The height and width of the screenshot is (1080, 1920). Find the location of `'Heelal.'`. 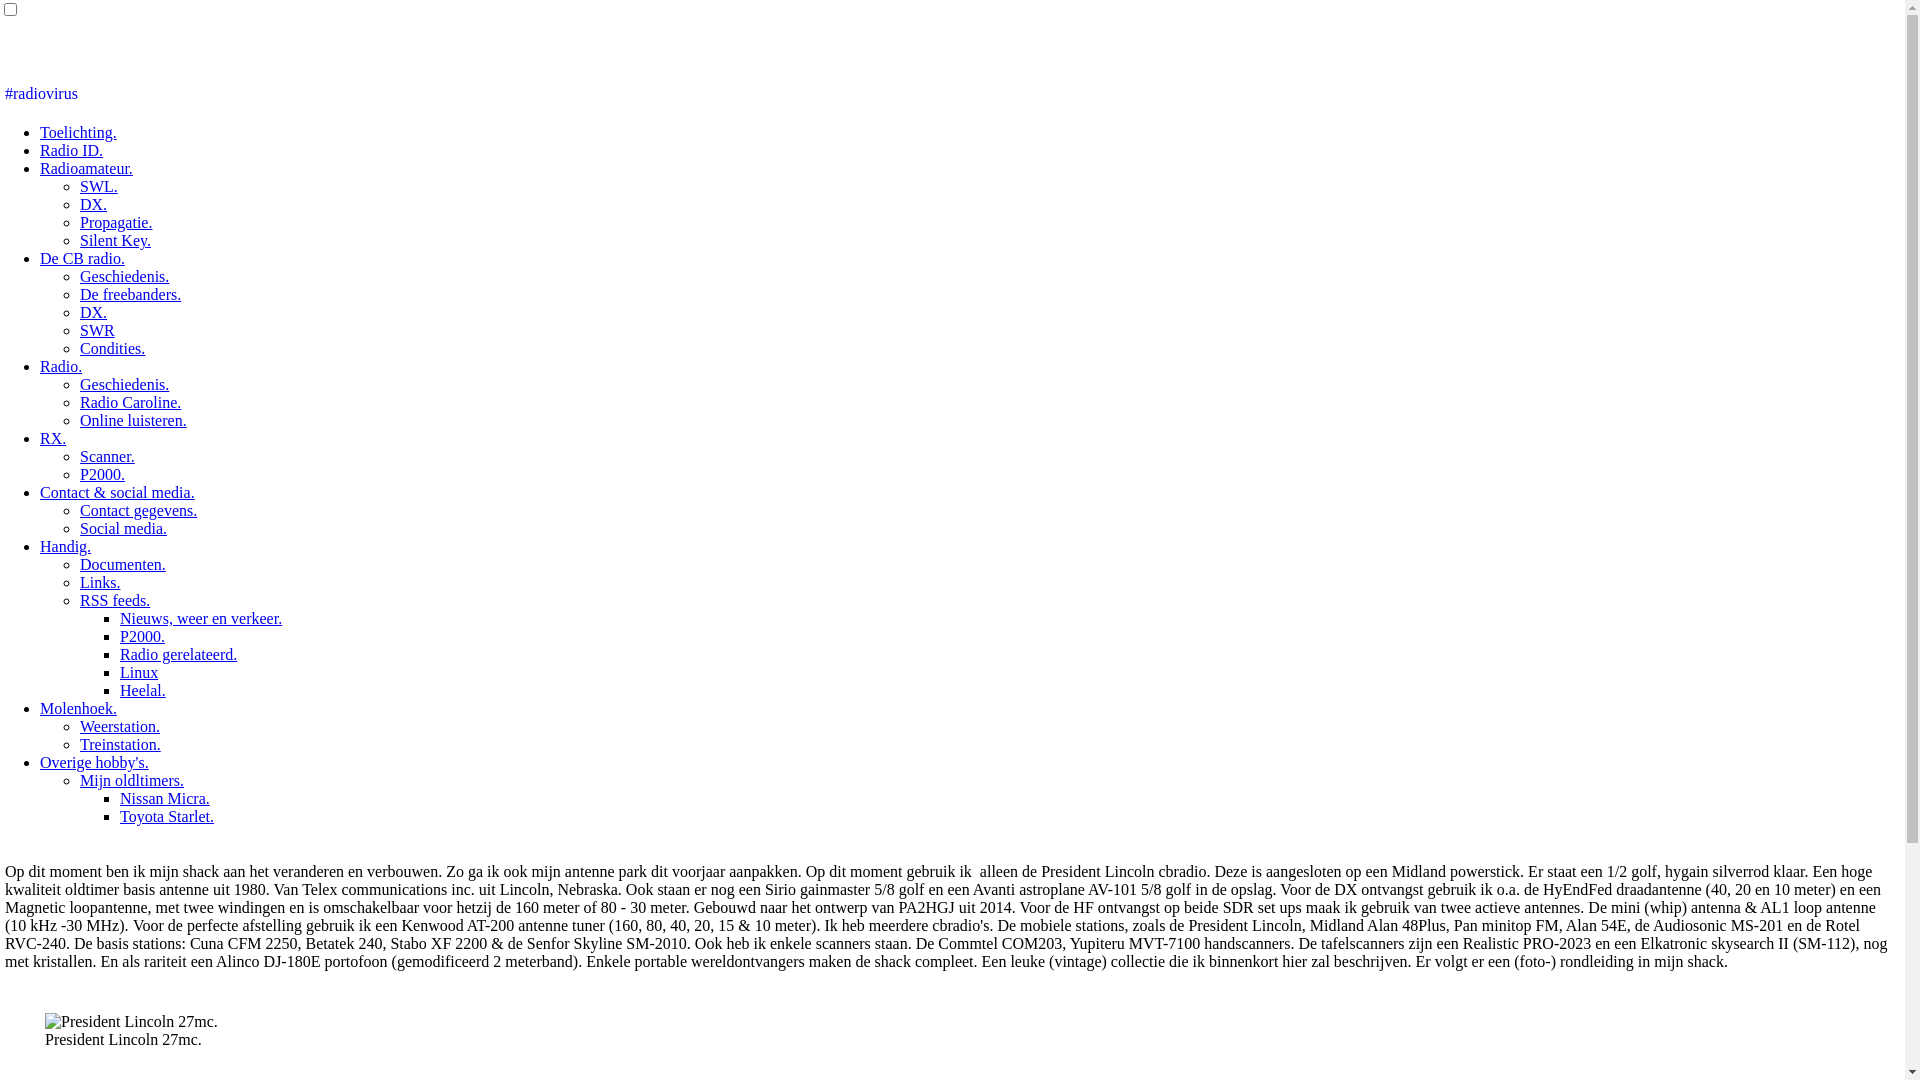

'Heelal.' is located at coordinates (142, 689).